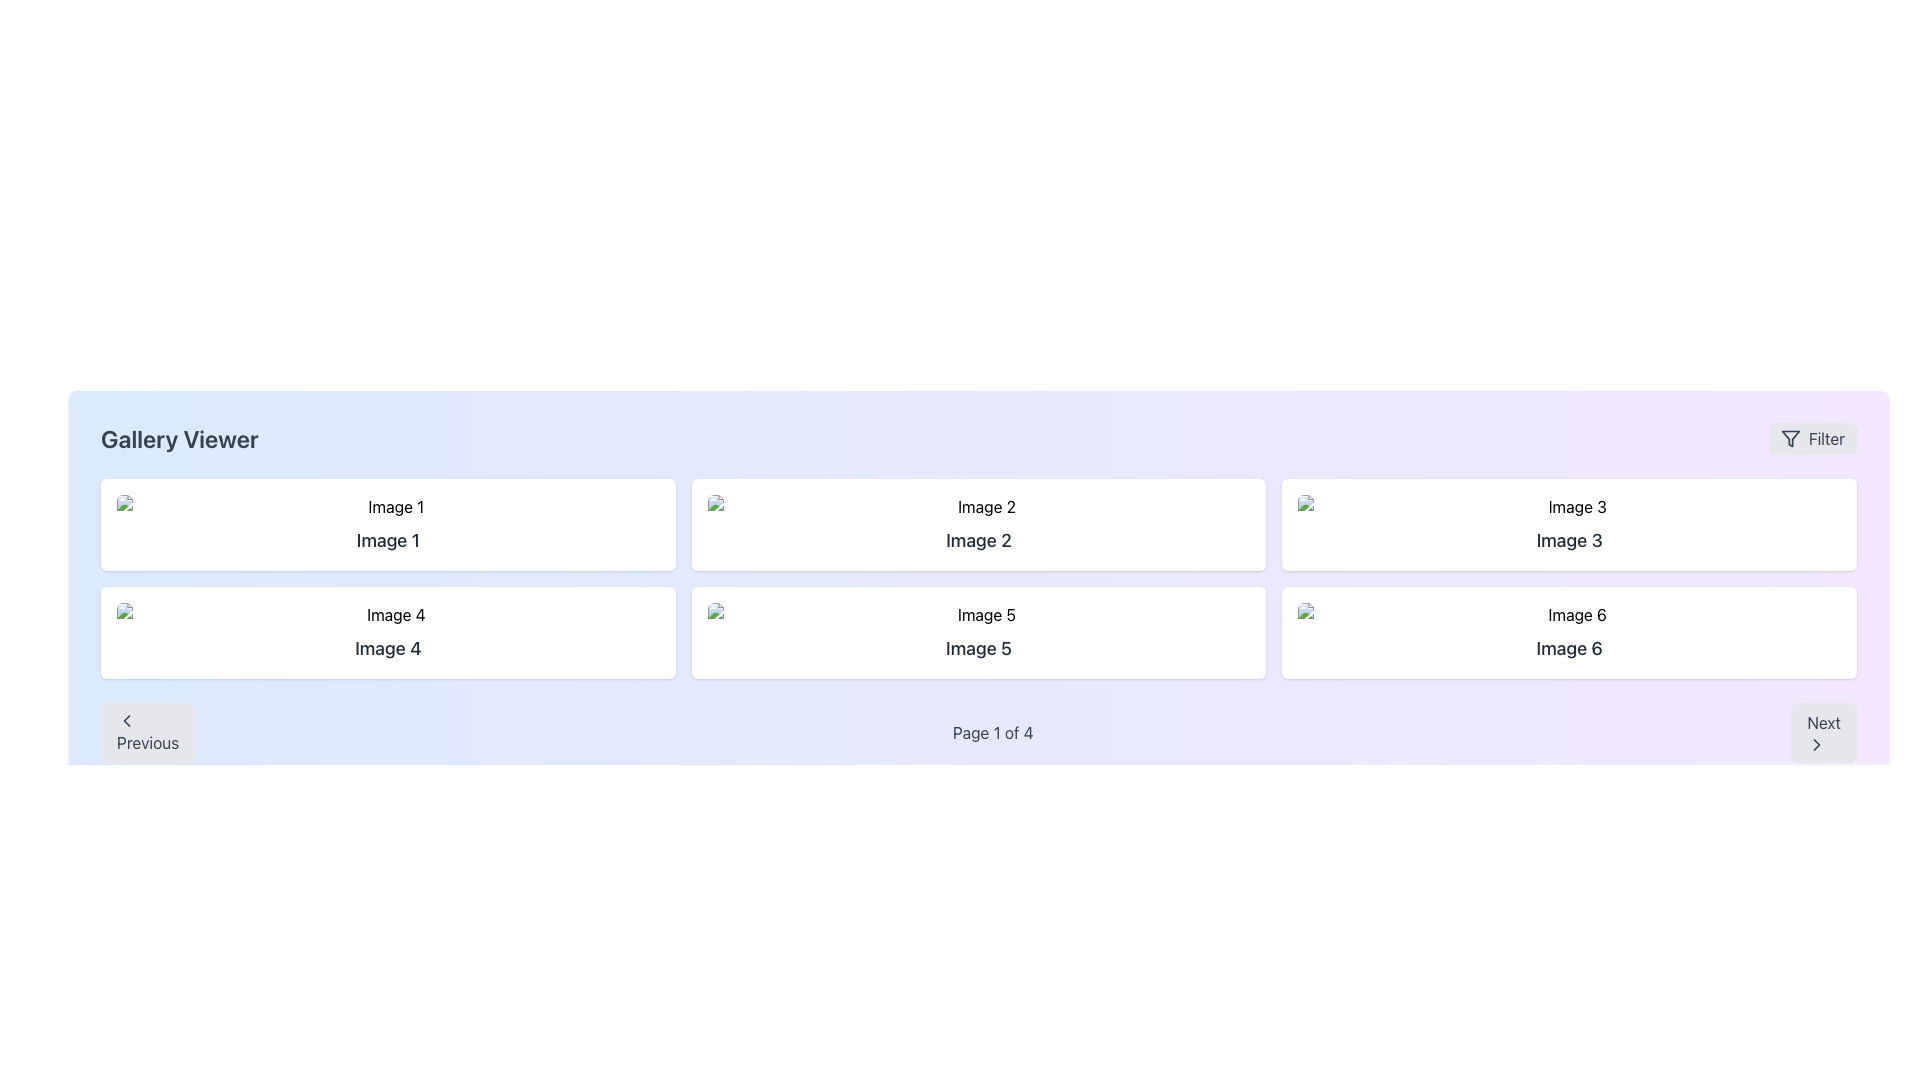 This screenshot has height=1080, width=1920. What do you see at coordinates (979, 523) in the screenshot?
I see `the second card in the grid layout that displays 'Image 2' and its label` at bounding box center [979, 523].